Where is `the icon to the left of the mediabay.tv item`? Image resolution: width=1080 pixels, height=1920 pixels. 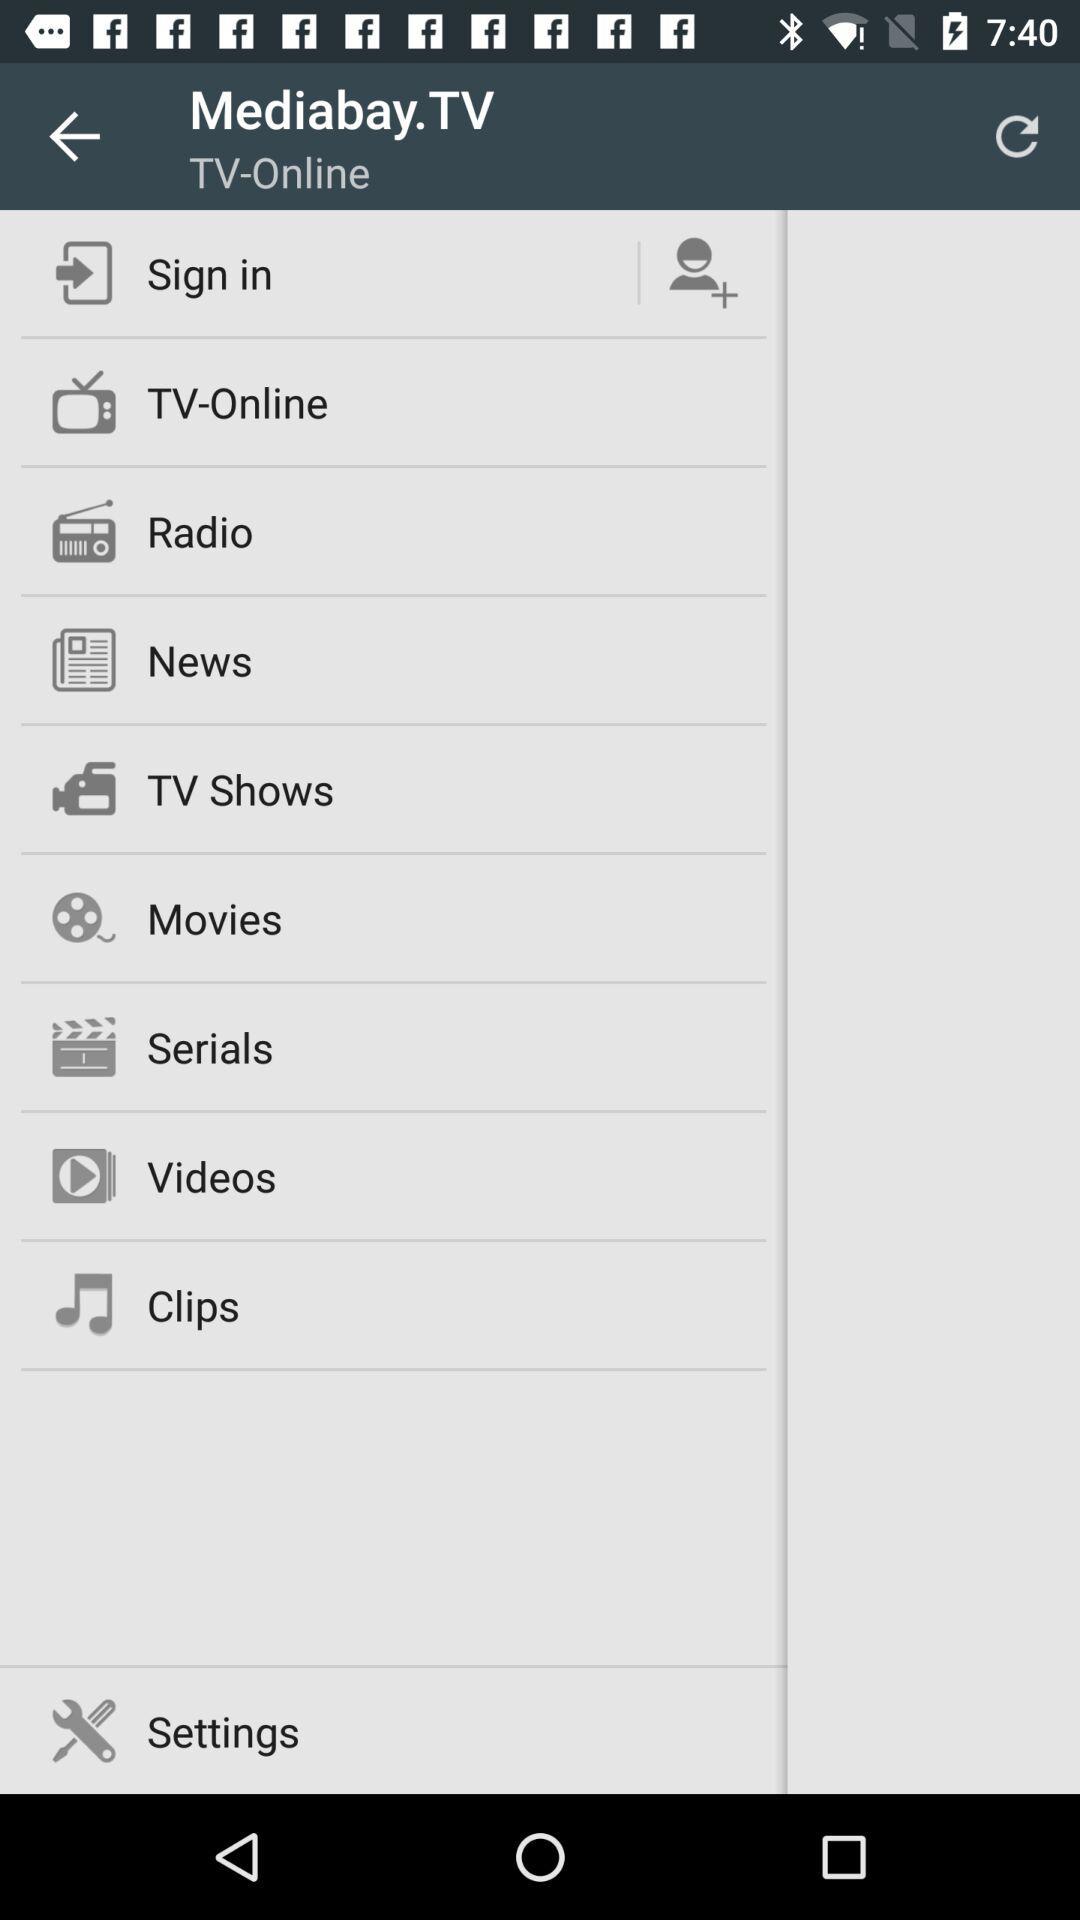
the icon to the left of the mediabay.tv item is located at coordinates (72, 135).